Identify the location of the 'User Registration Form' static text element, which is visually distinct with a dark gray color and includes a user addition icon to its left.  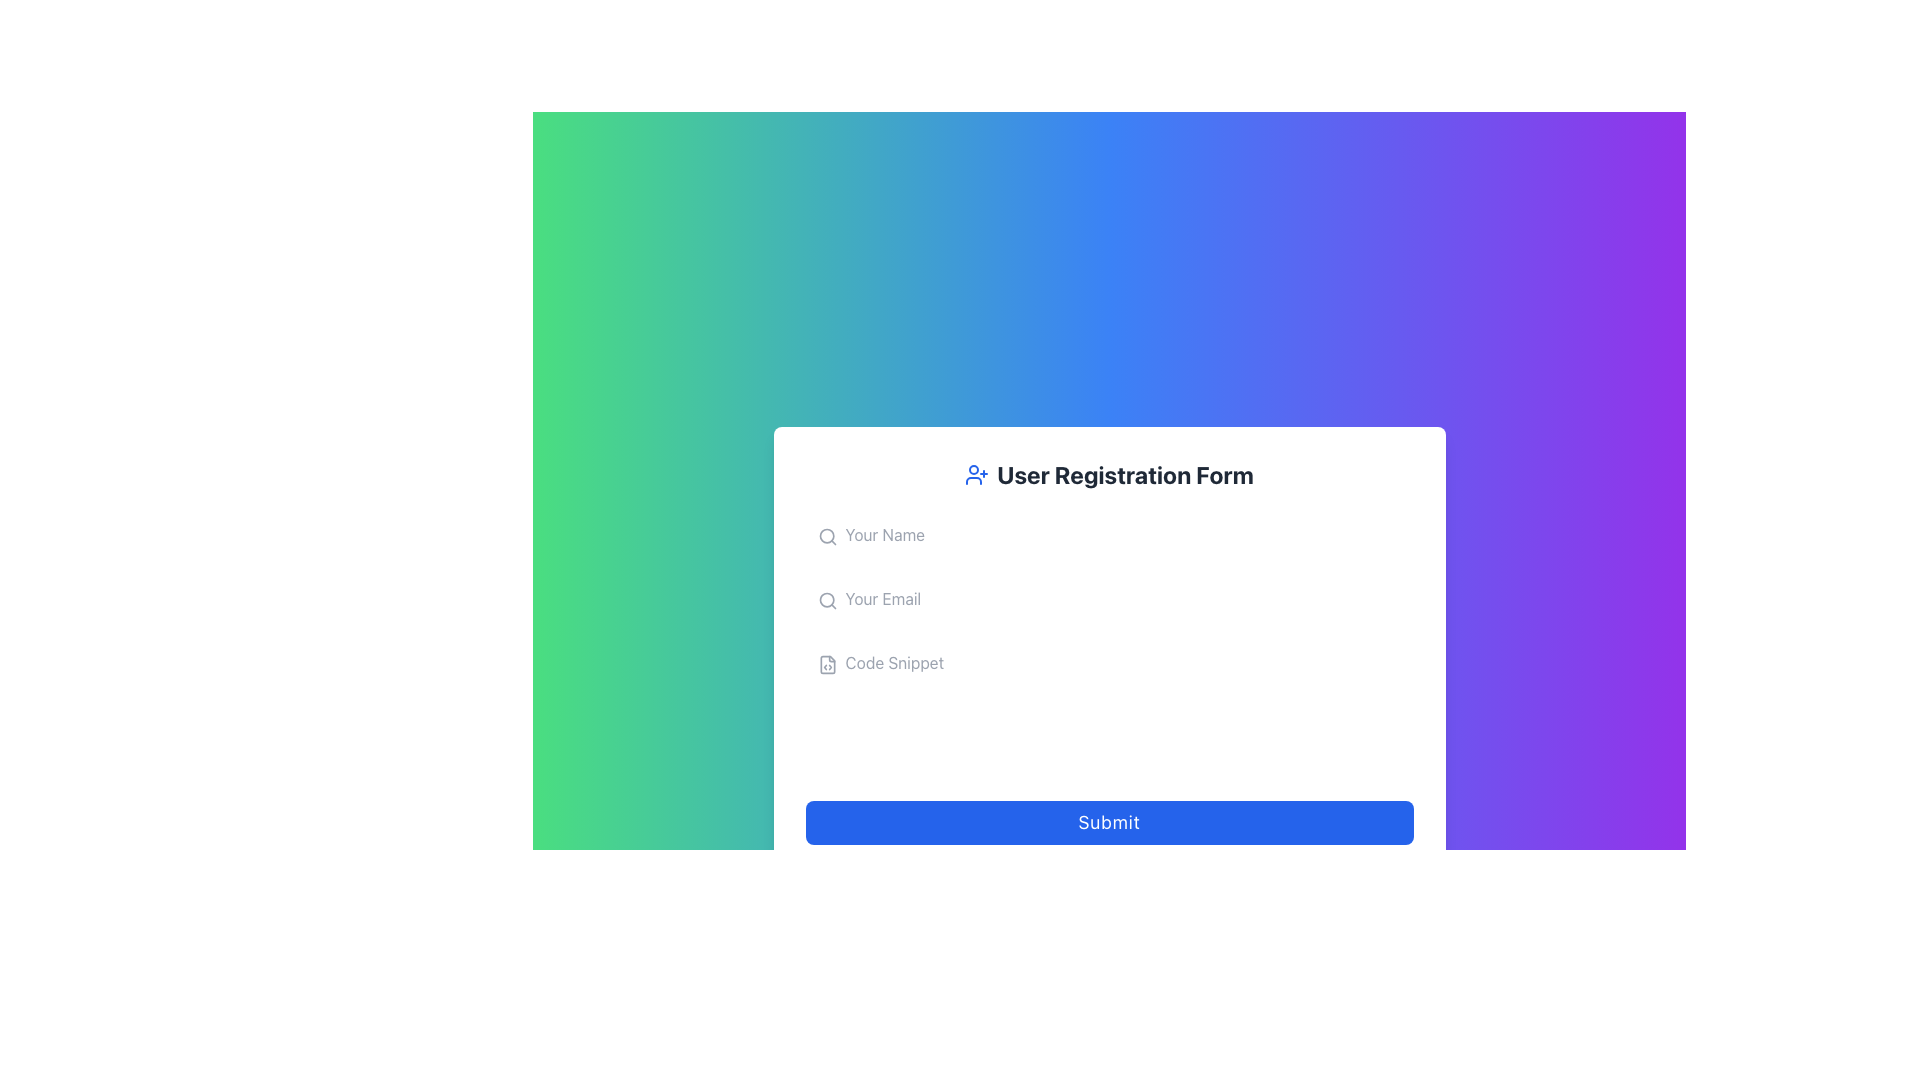
(1108, 474).